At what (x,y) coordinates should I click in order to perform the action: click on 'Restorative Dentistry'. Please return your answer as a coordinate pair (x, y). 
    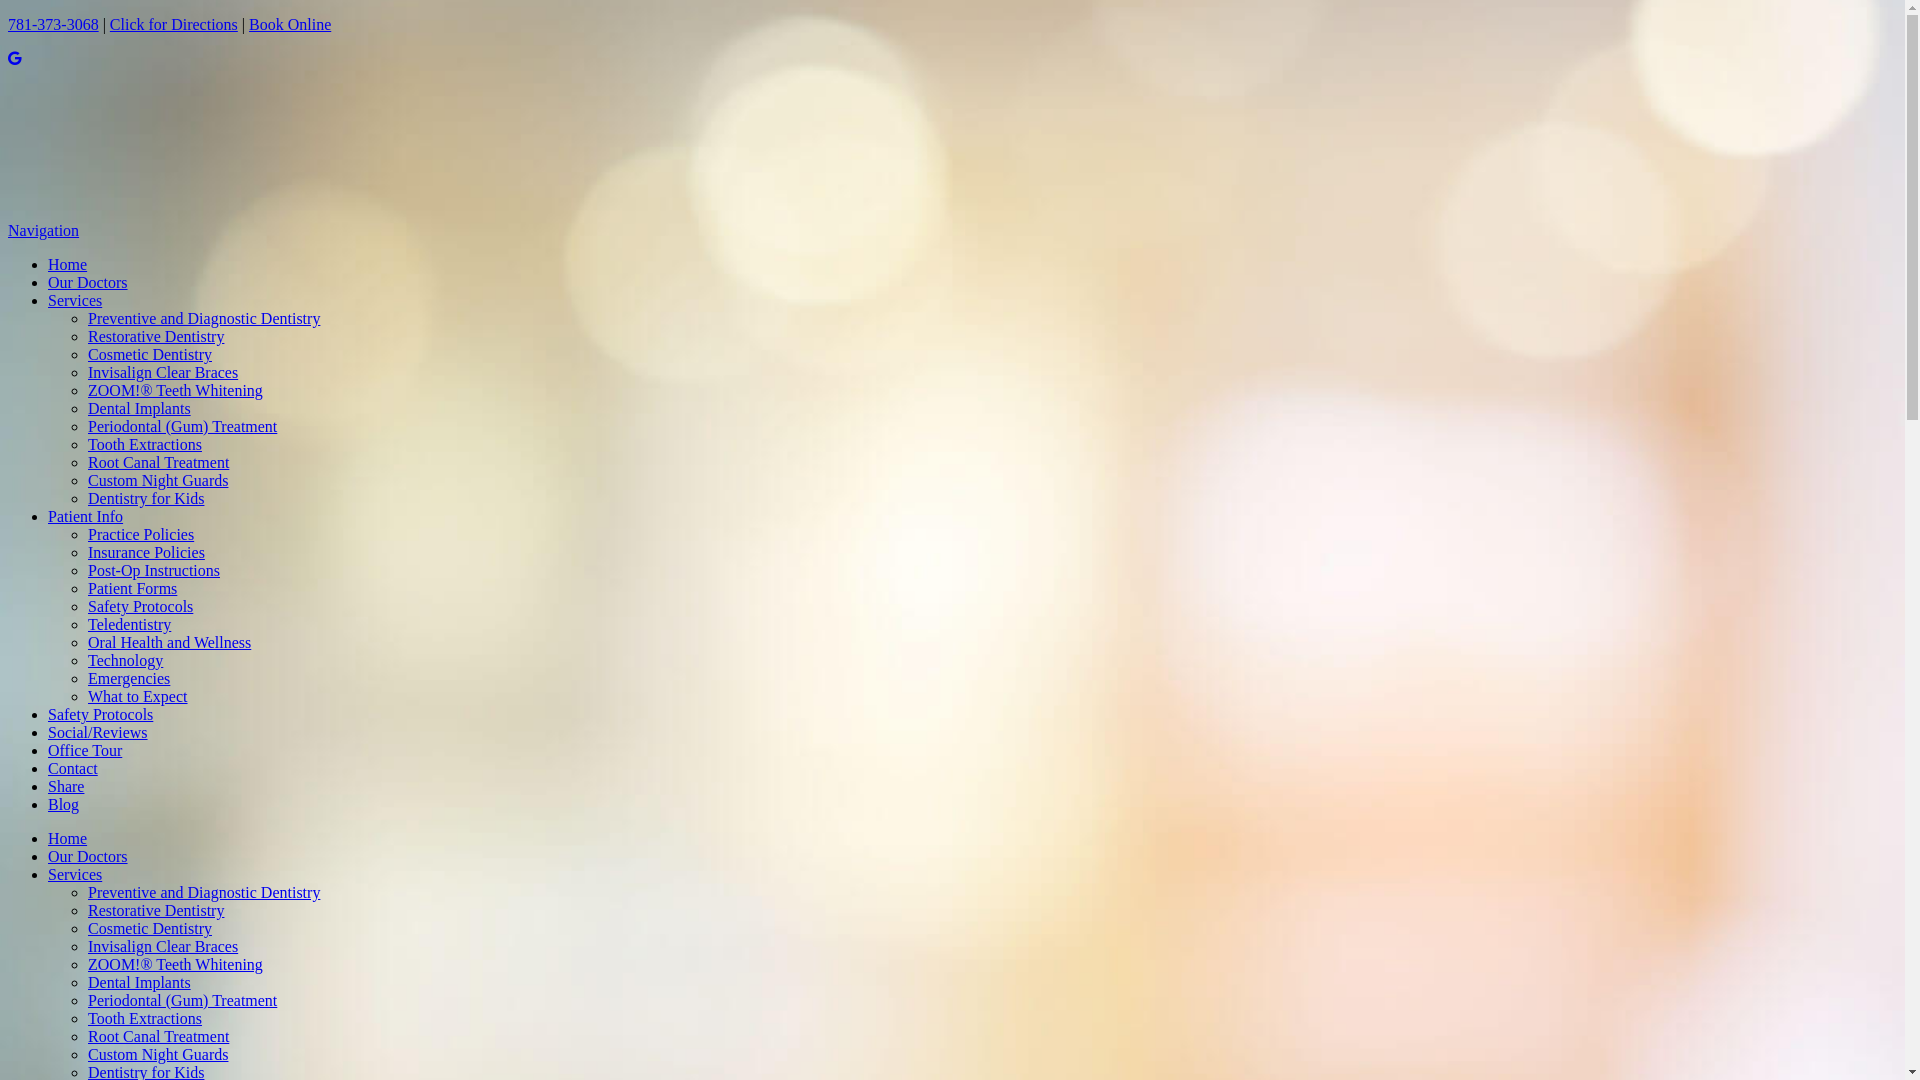
    Looking at the image, I should click on (155, 910).